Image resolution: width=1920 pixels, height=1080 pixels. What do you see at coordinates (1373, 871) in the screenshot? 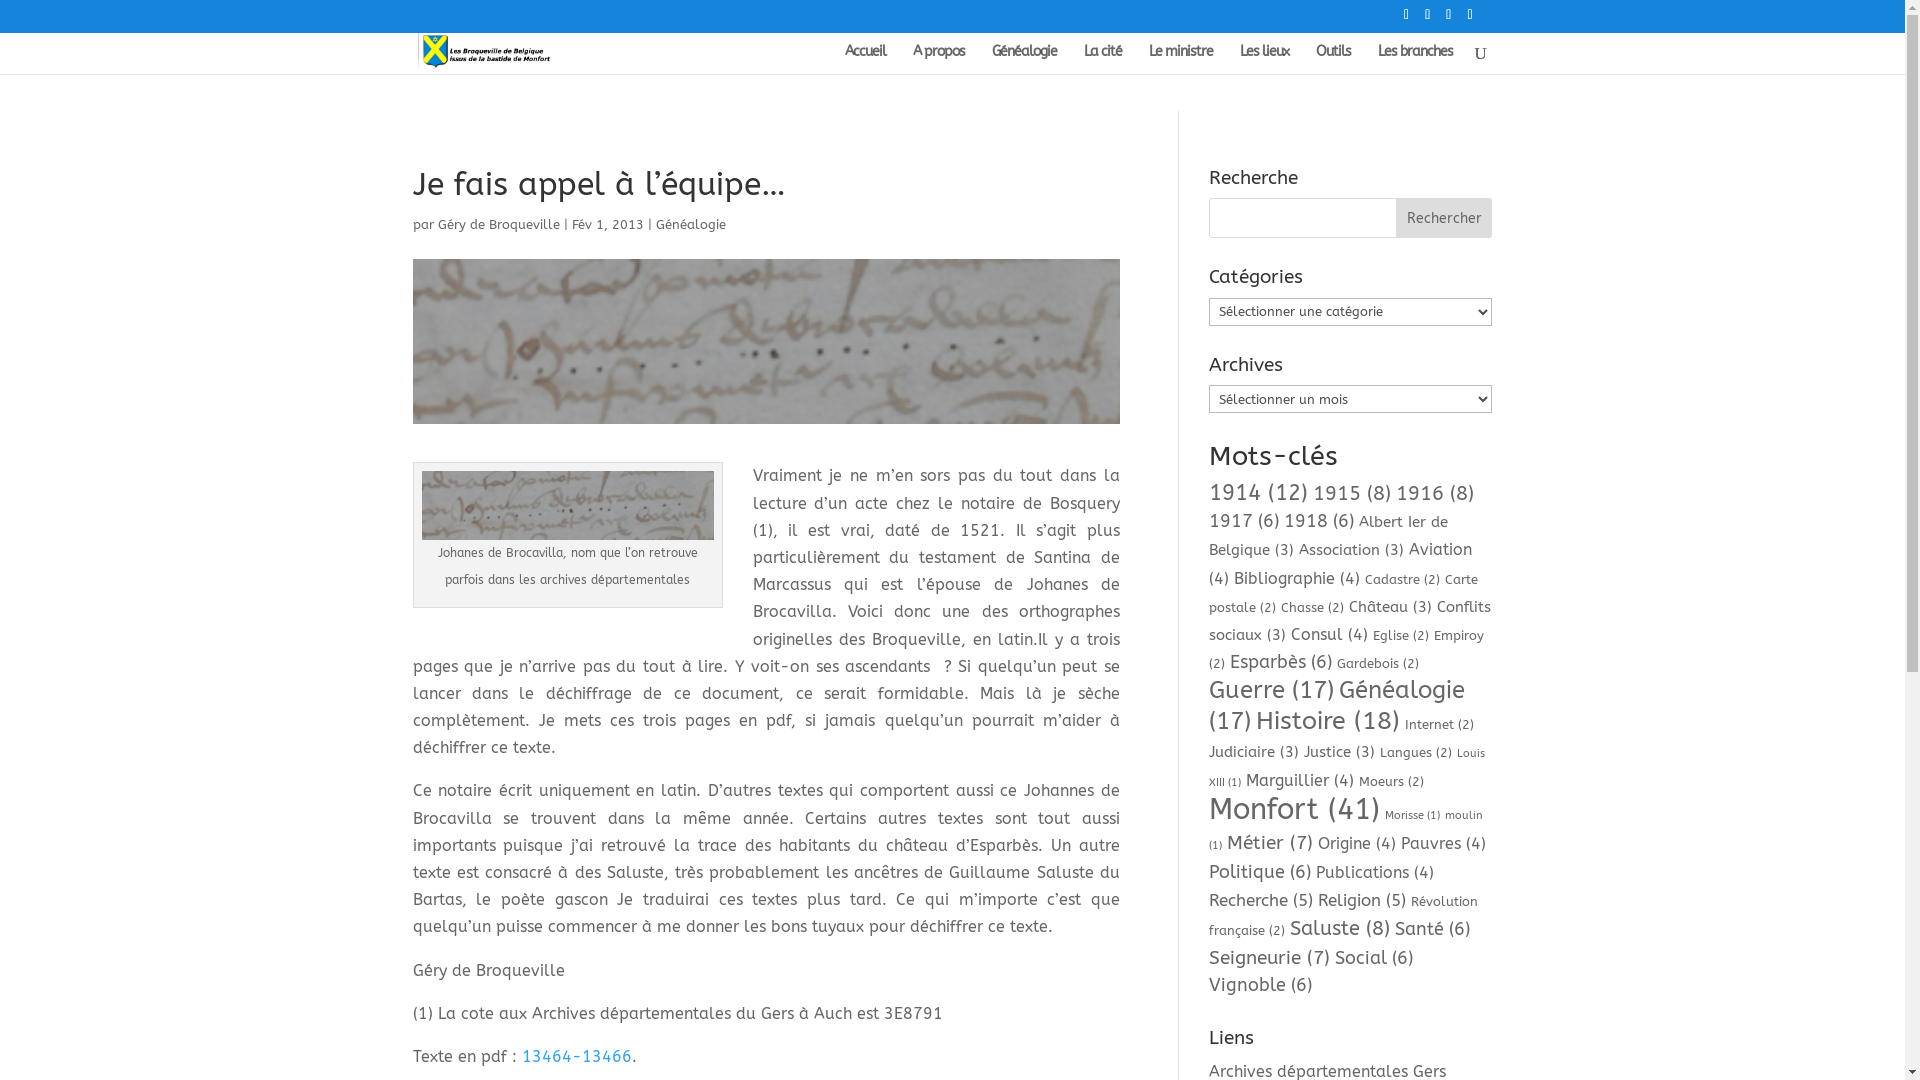
I see `'Publications (4)'` at bounding box center [1373, 871].